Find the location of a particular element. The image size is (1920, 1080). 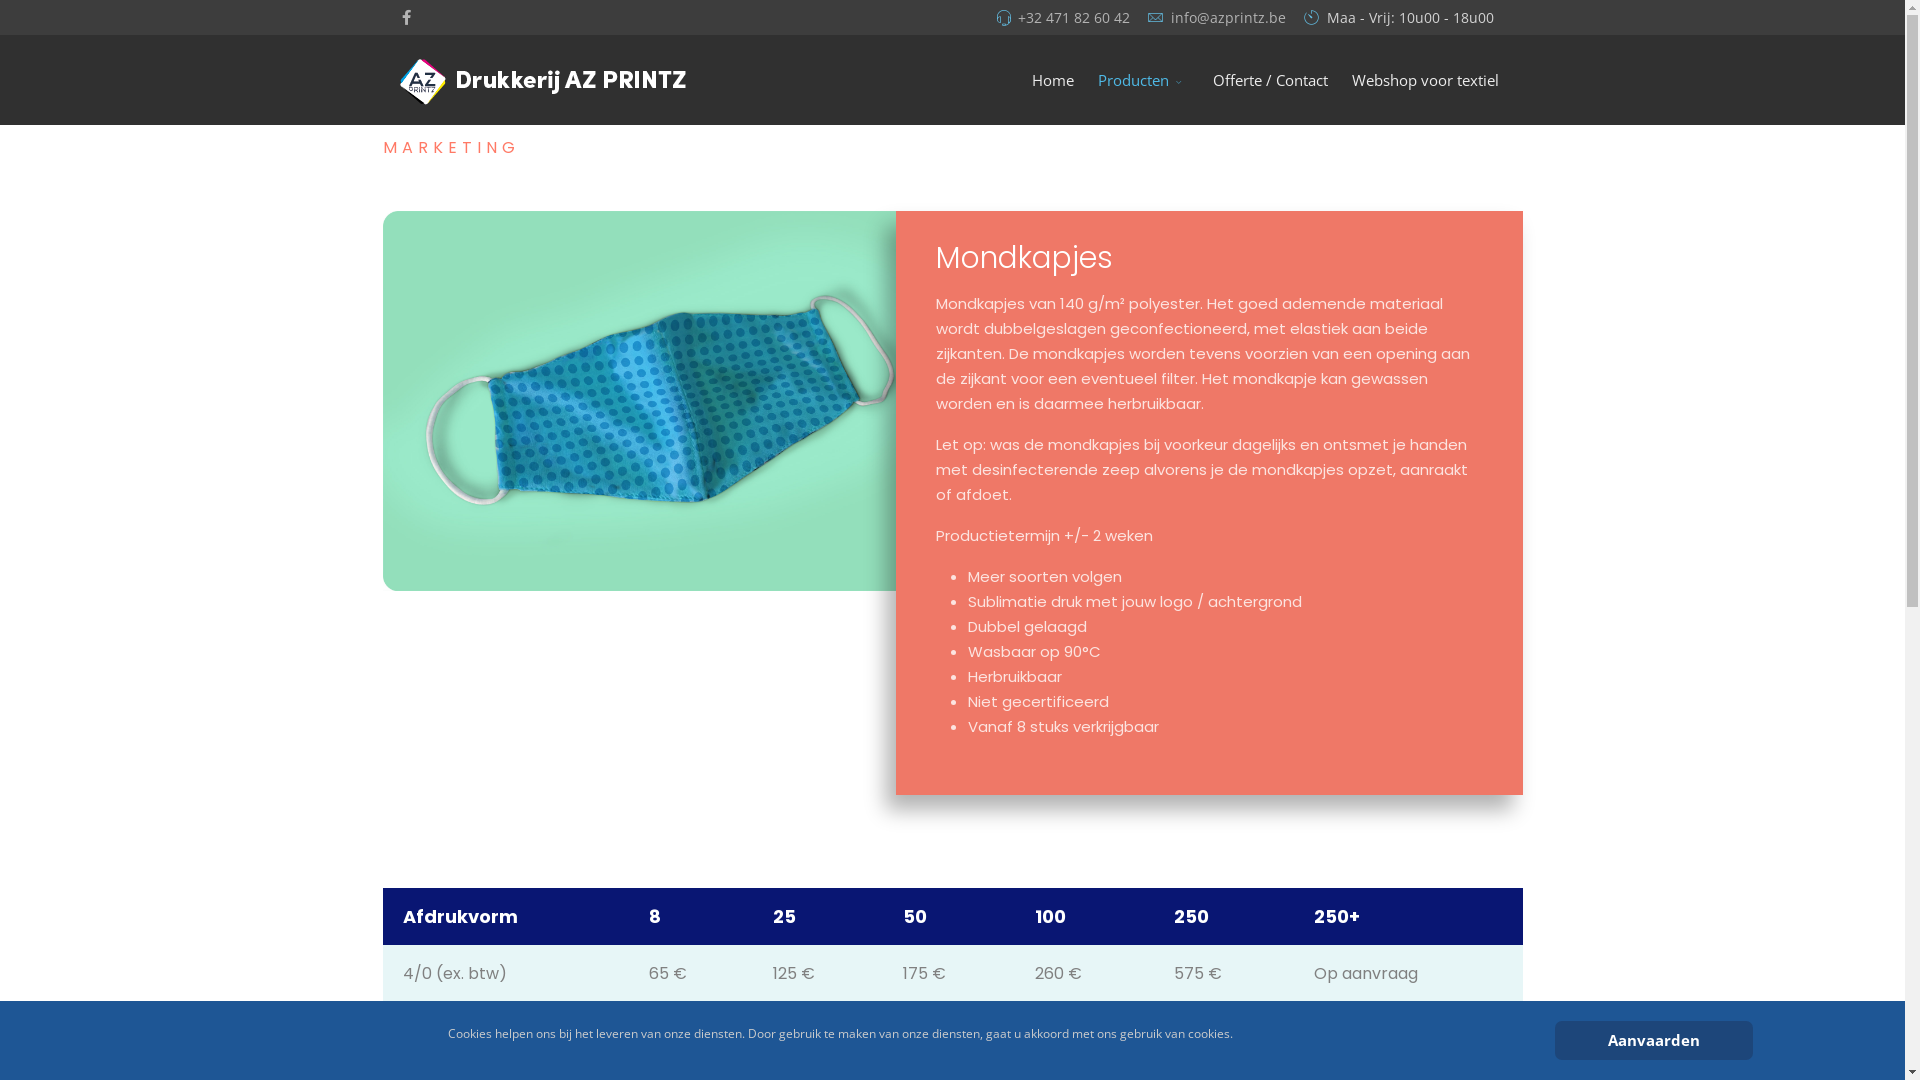

'Webshop voor textiel' is located at coordinates (1424, 79).